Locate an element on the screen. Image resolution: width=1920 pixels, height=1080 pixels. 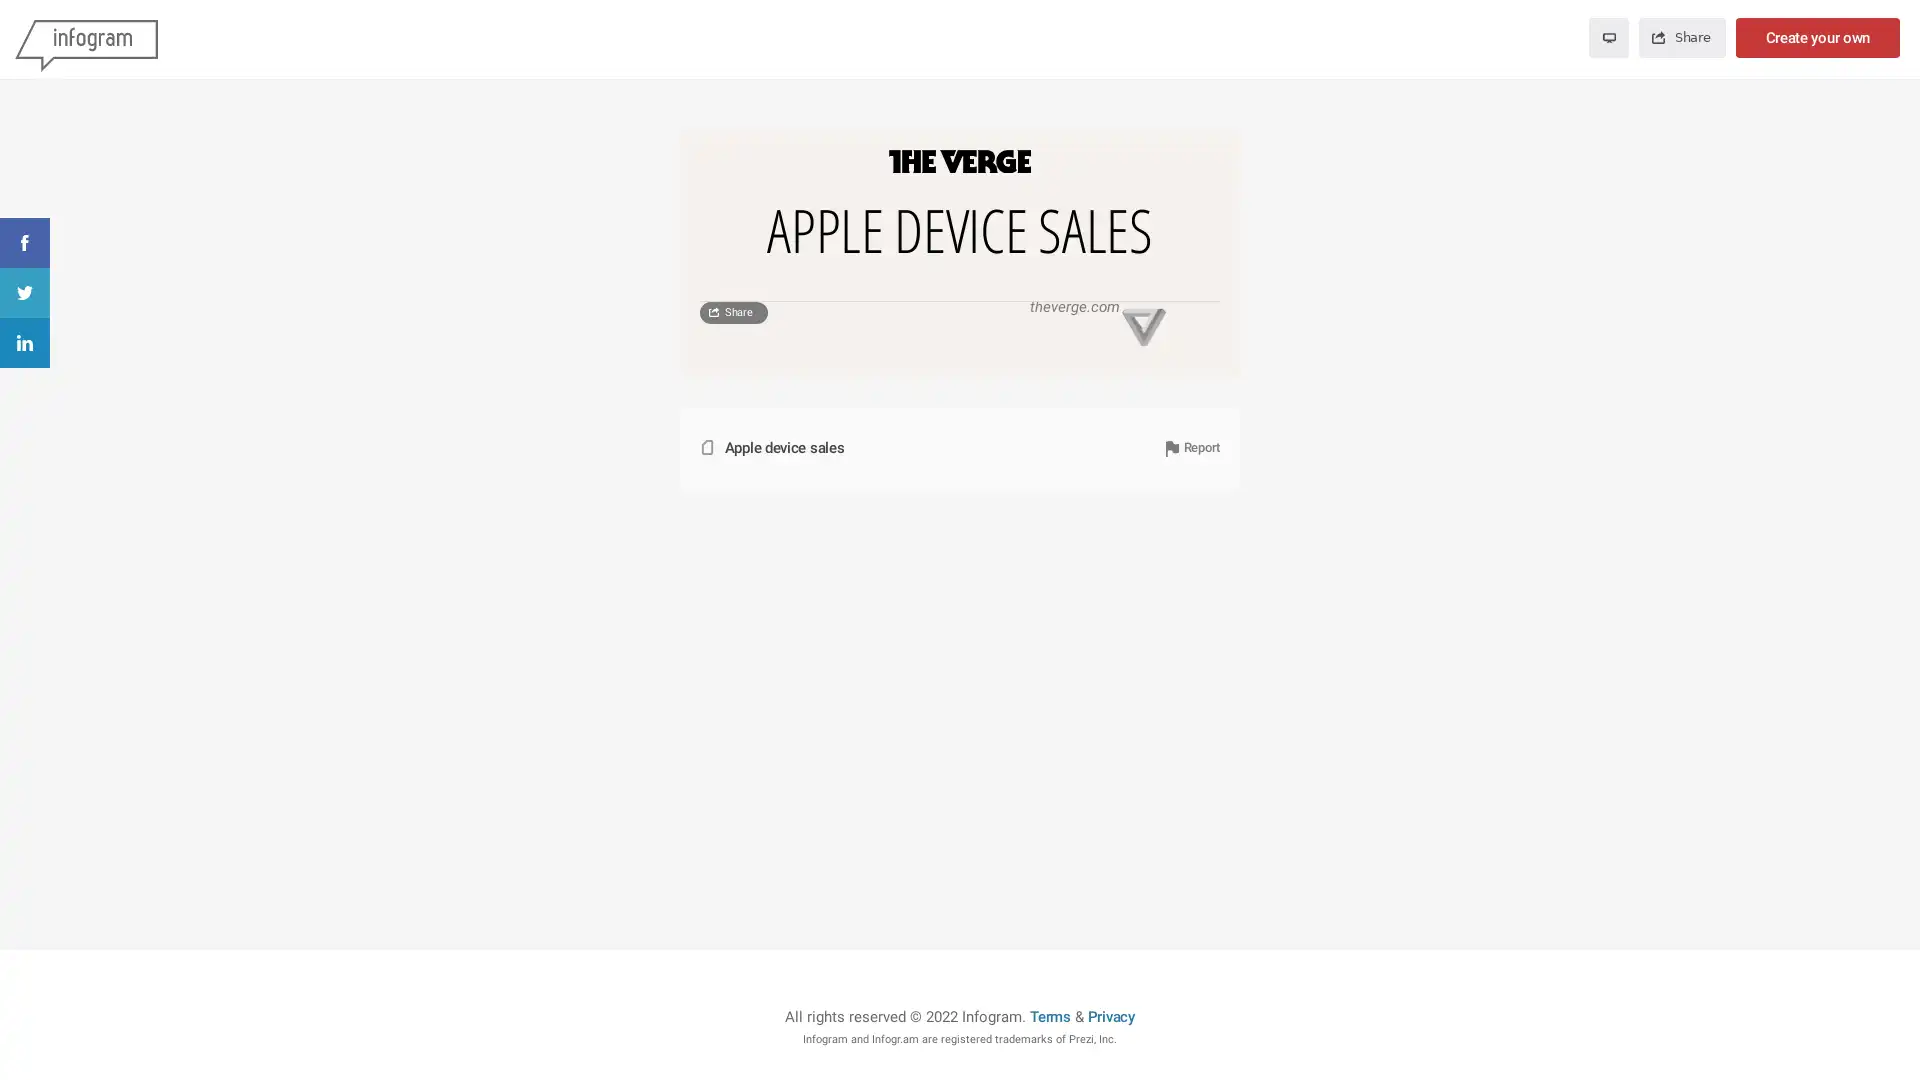
Show side buttons is located at coordinates (1208, 158).